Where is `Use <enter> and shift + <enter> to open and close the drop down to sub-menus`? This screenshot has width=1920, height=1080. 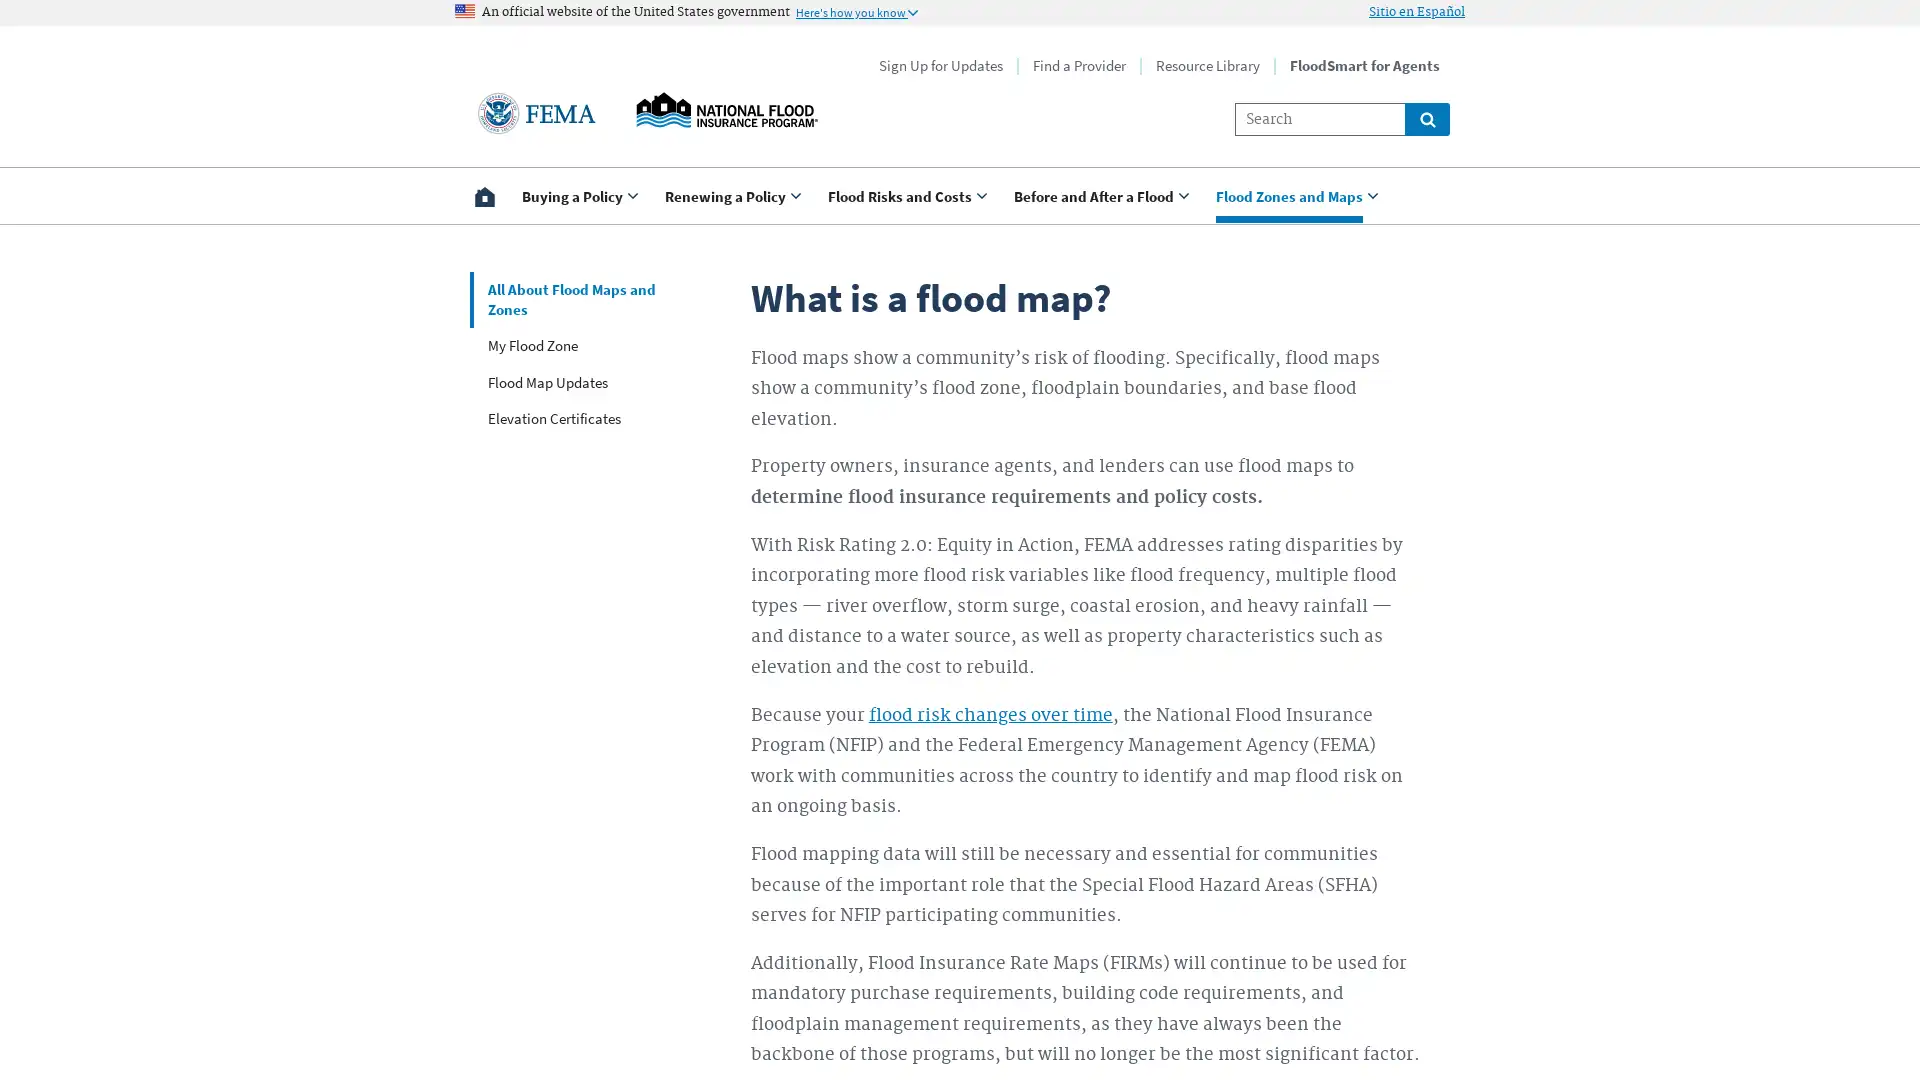 Use <enter> and shift + <enter> to open and close the drop down to sub-menus is located at coordinates (910, 195).